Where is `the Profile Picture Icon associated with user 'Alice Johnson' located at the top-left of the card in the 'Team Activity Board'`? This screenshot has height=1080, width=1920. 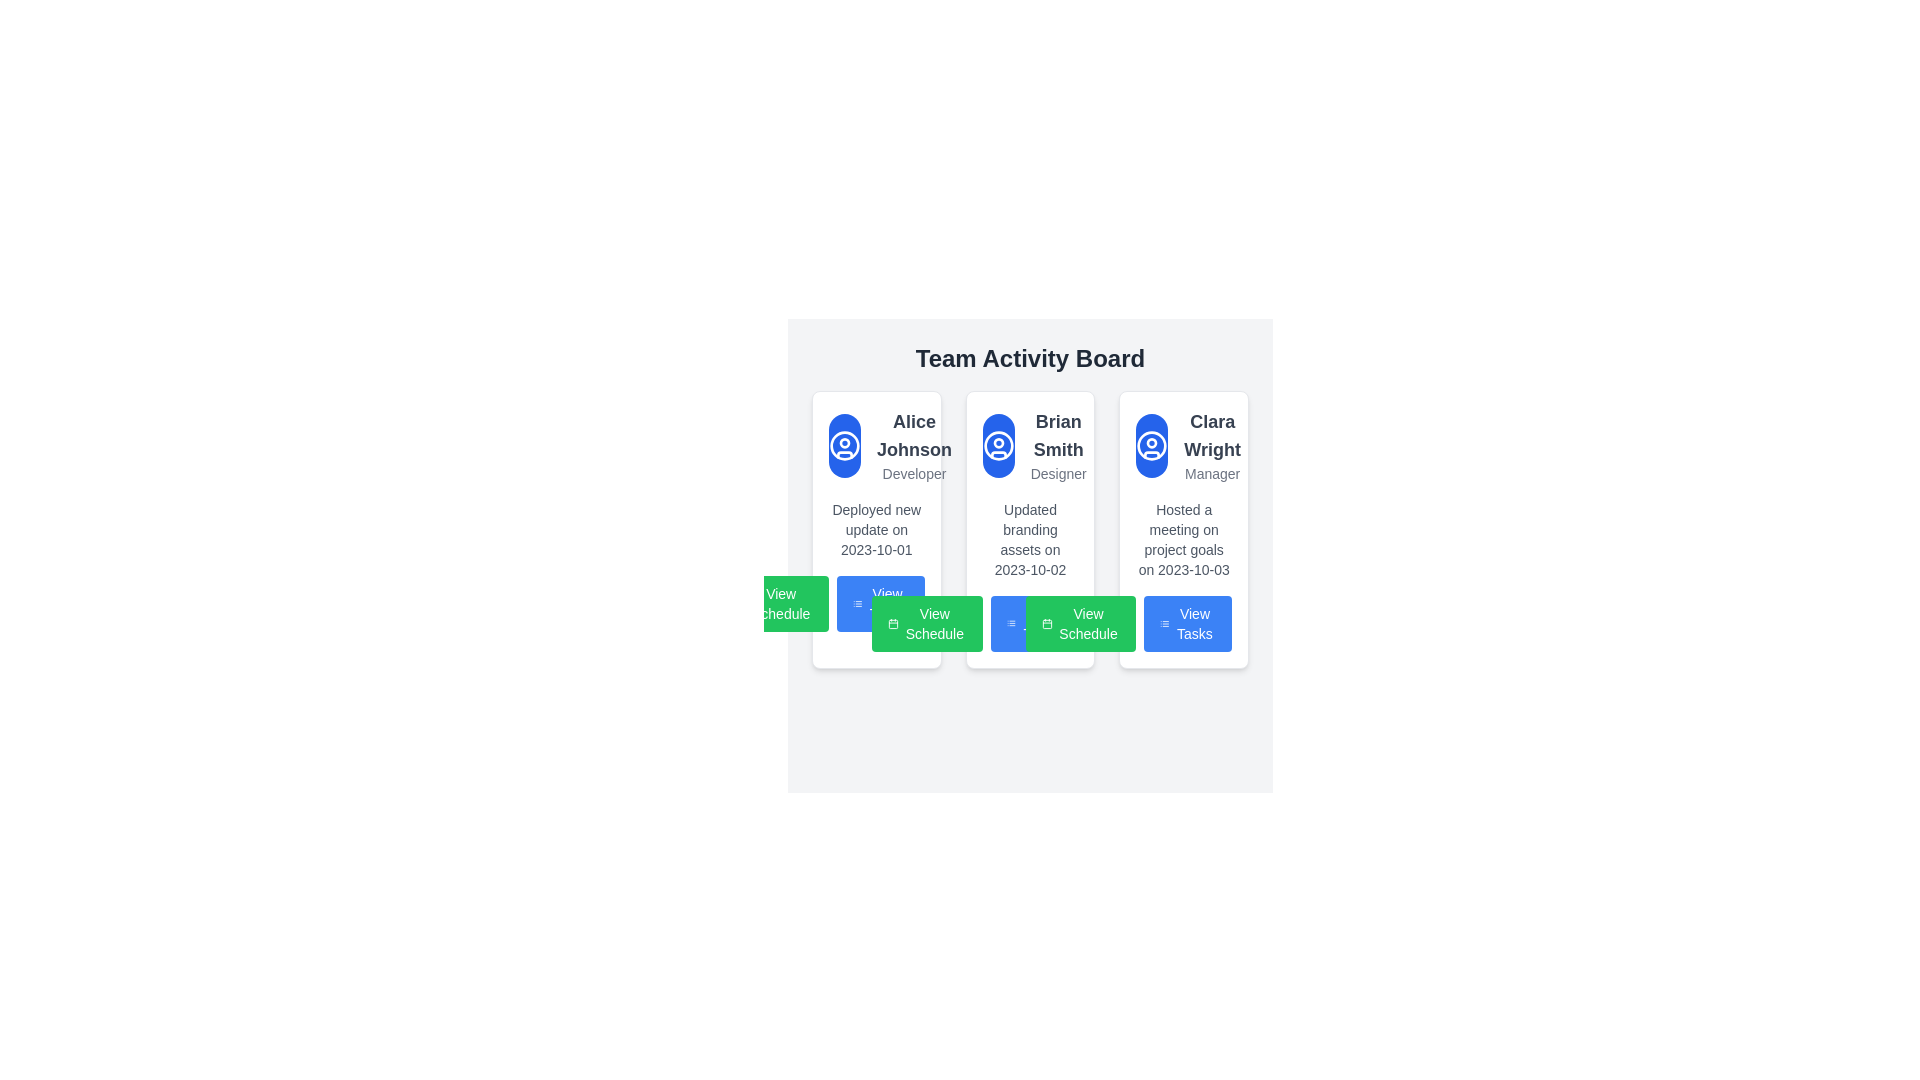
the Profile Picture Icon associated with user 'Alice Johnson' located at the top-left of the card in the 'Team Activity Board' is located at coordinates (844, 445).